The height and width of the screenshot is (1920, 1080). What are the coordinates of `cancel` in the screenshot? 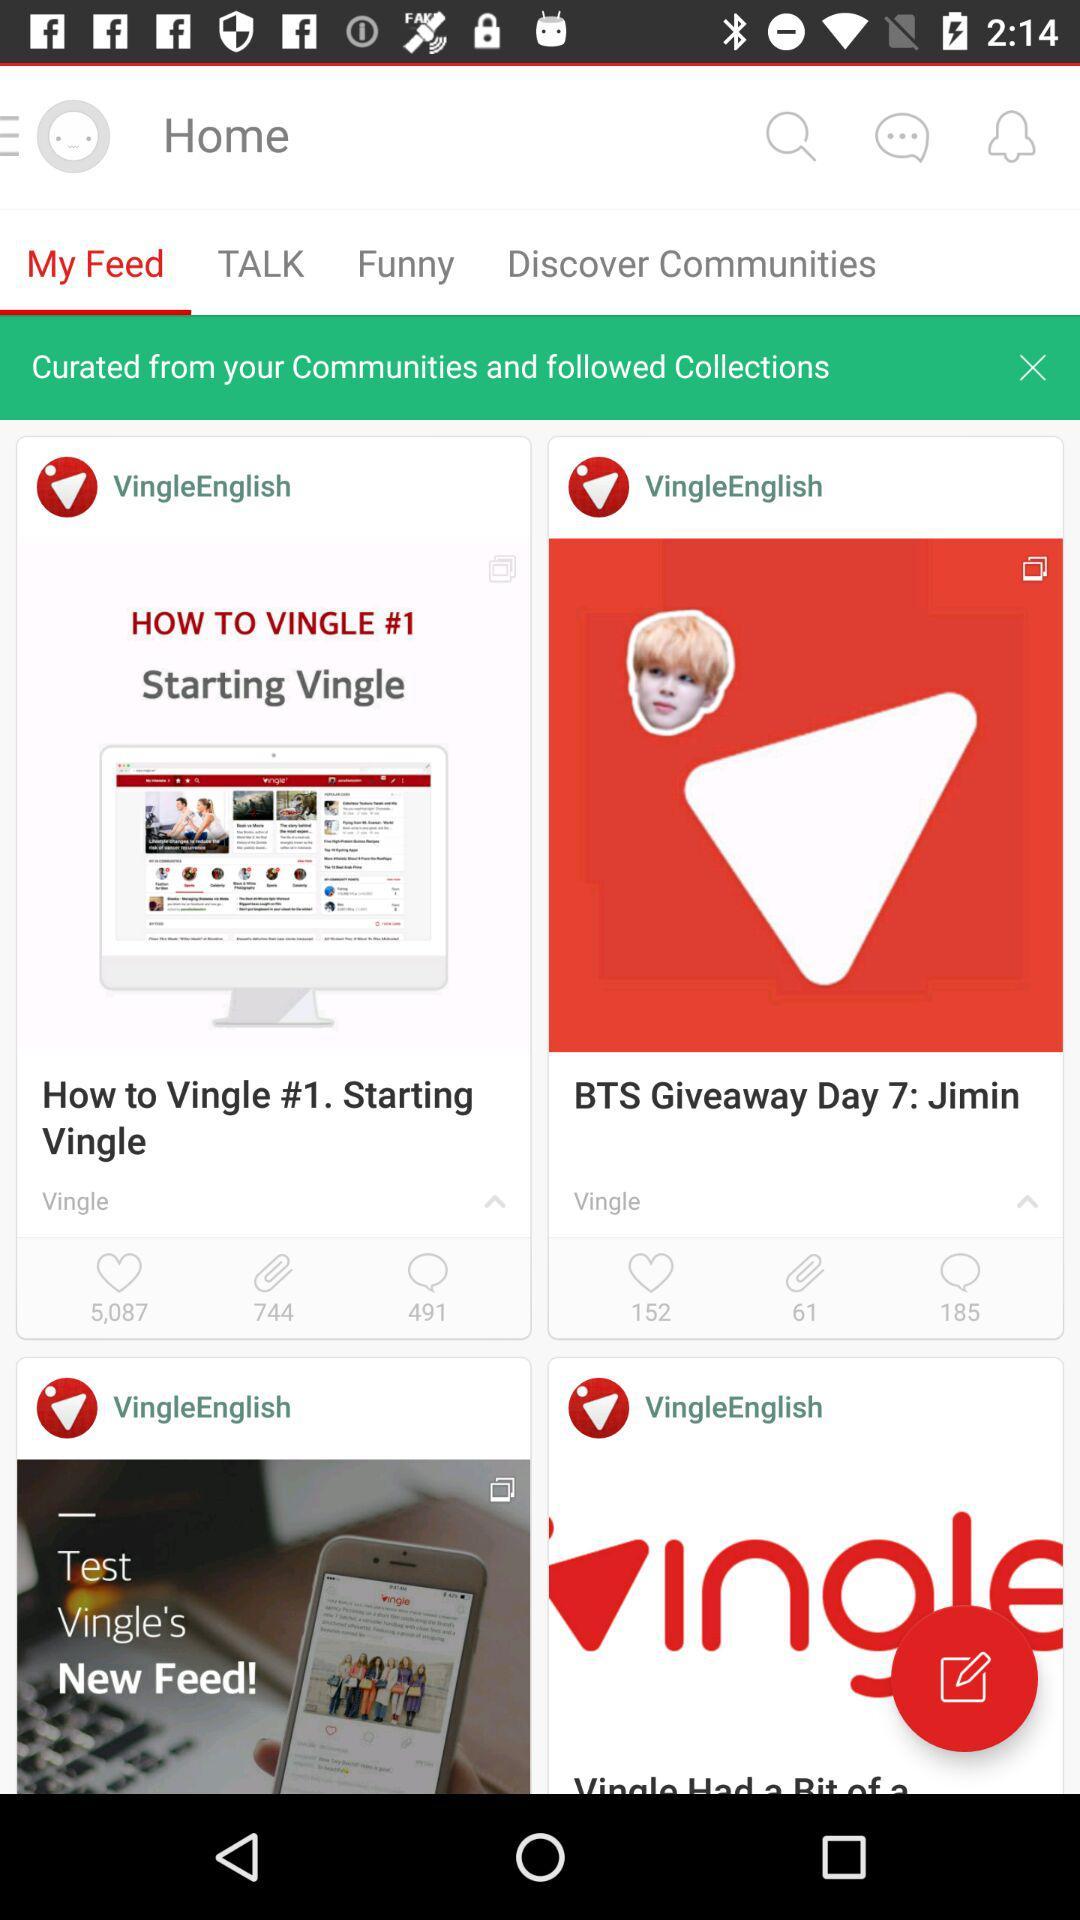 It's located at (1032, 367).